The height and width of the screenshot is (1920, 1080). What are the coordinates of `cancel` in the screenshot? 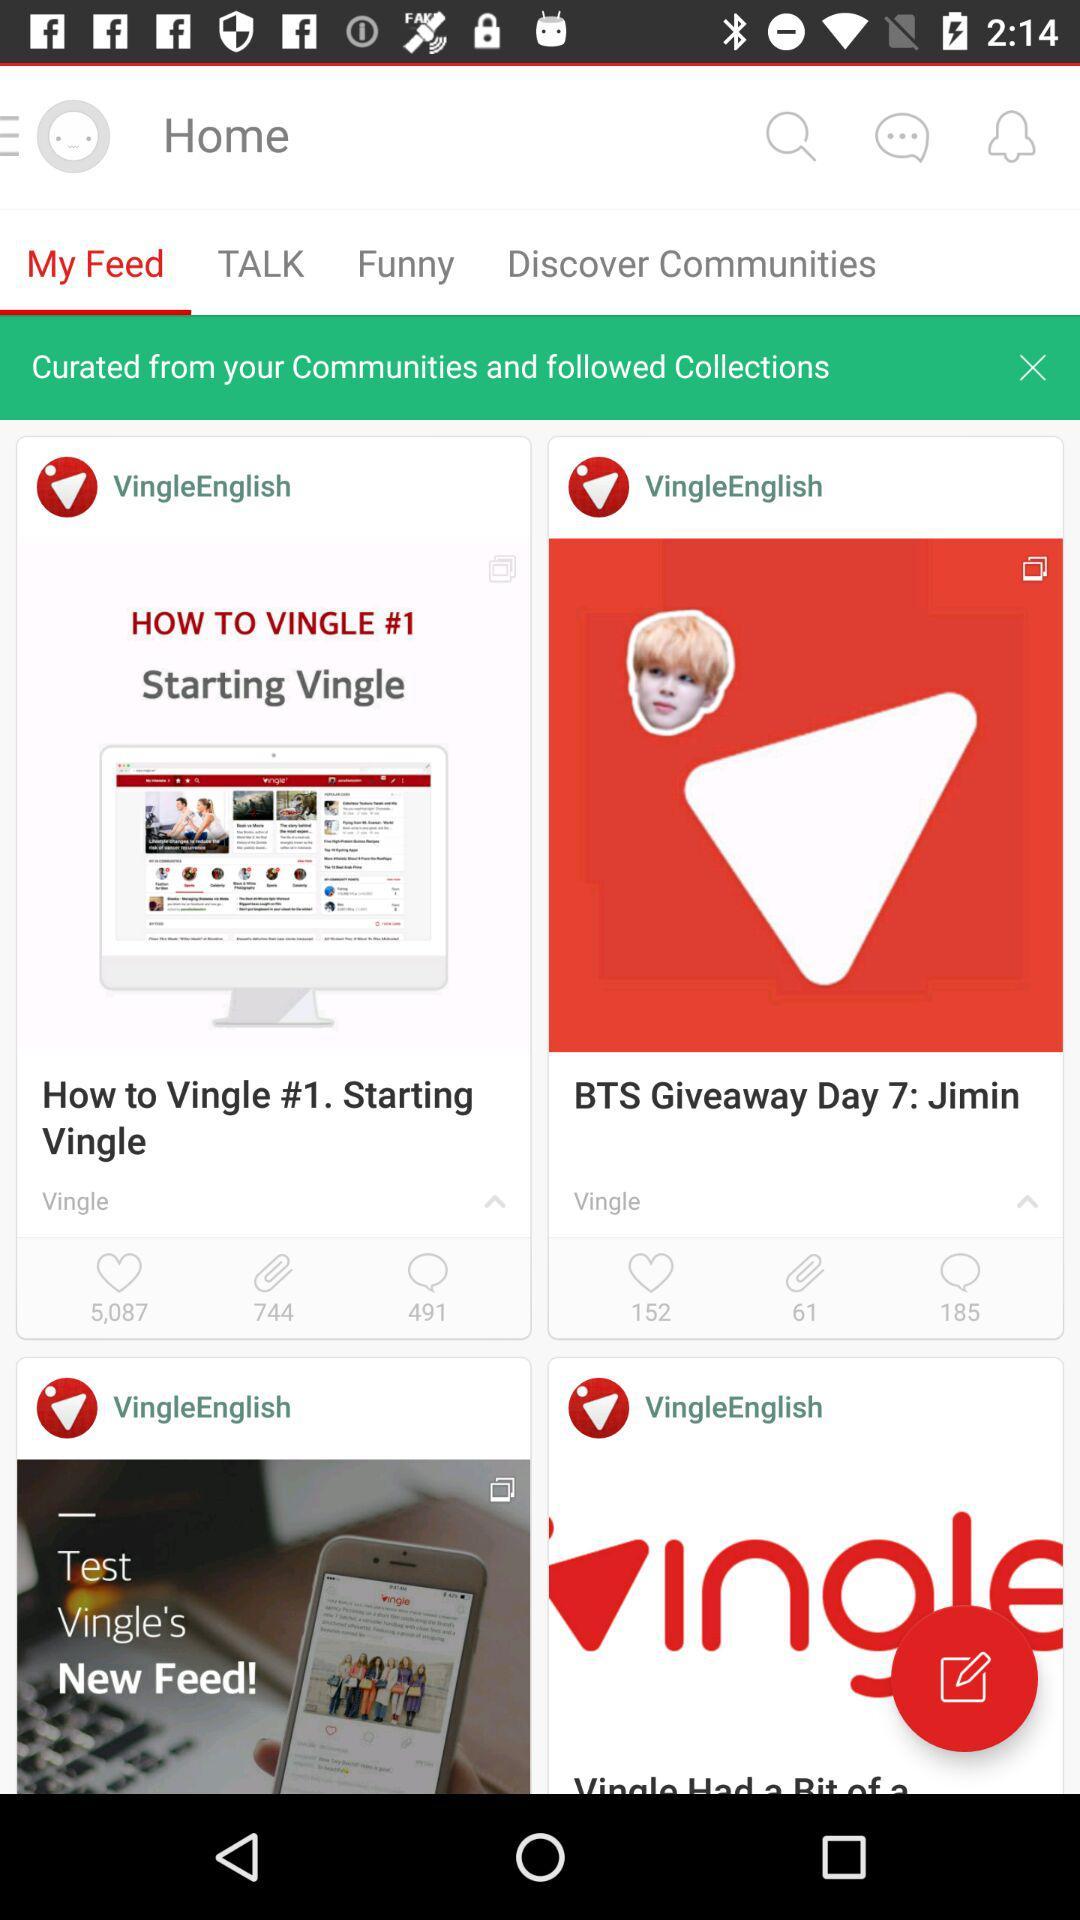 It's located at (1032, 367).